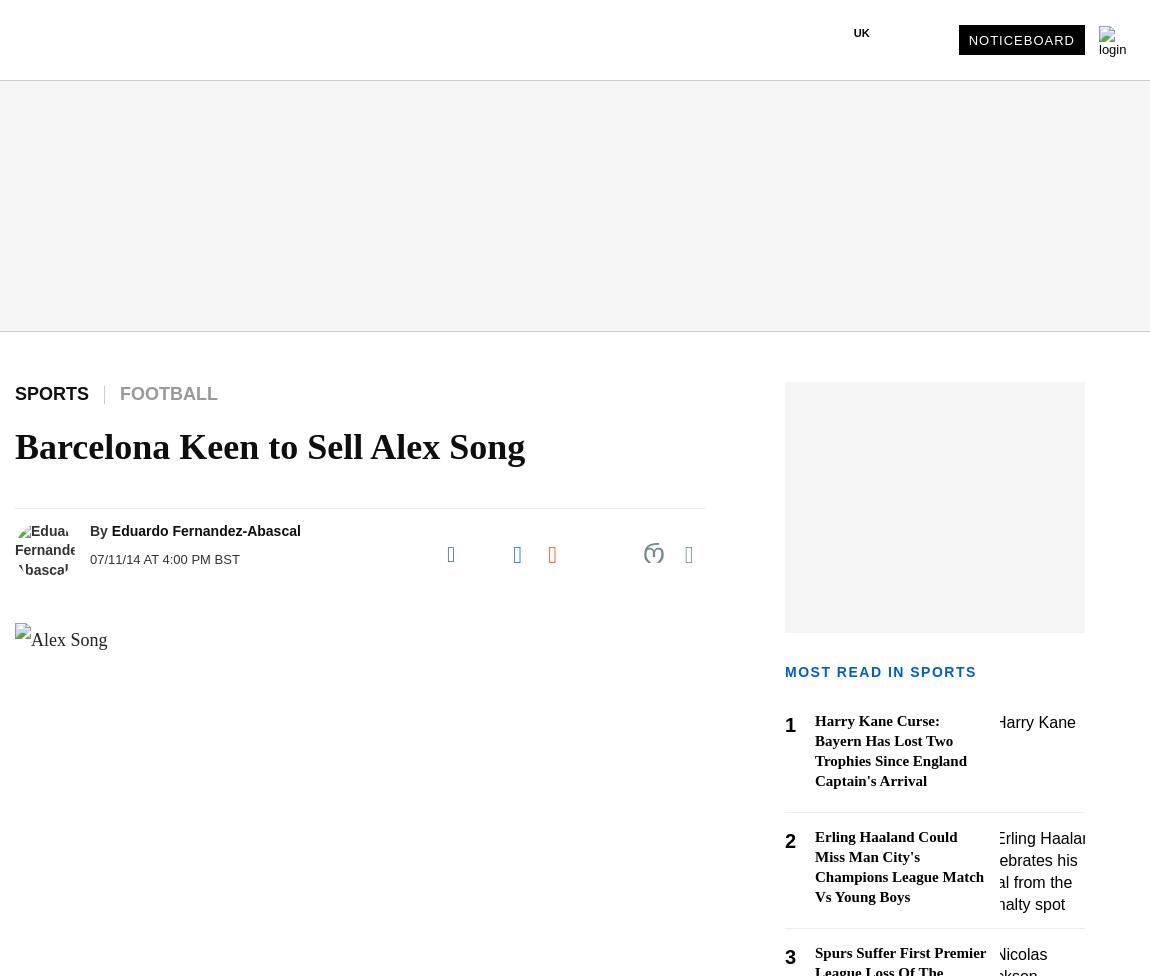 This screenshot has height=976, width=1150. What do you see at coordinates (46, 549) in the screenshot?
I see `'- Travel'` at bounding box center [46, 549].